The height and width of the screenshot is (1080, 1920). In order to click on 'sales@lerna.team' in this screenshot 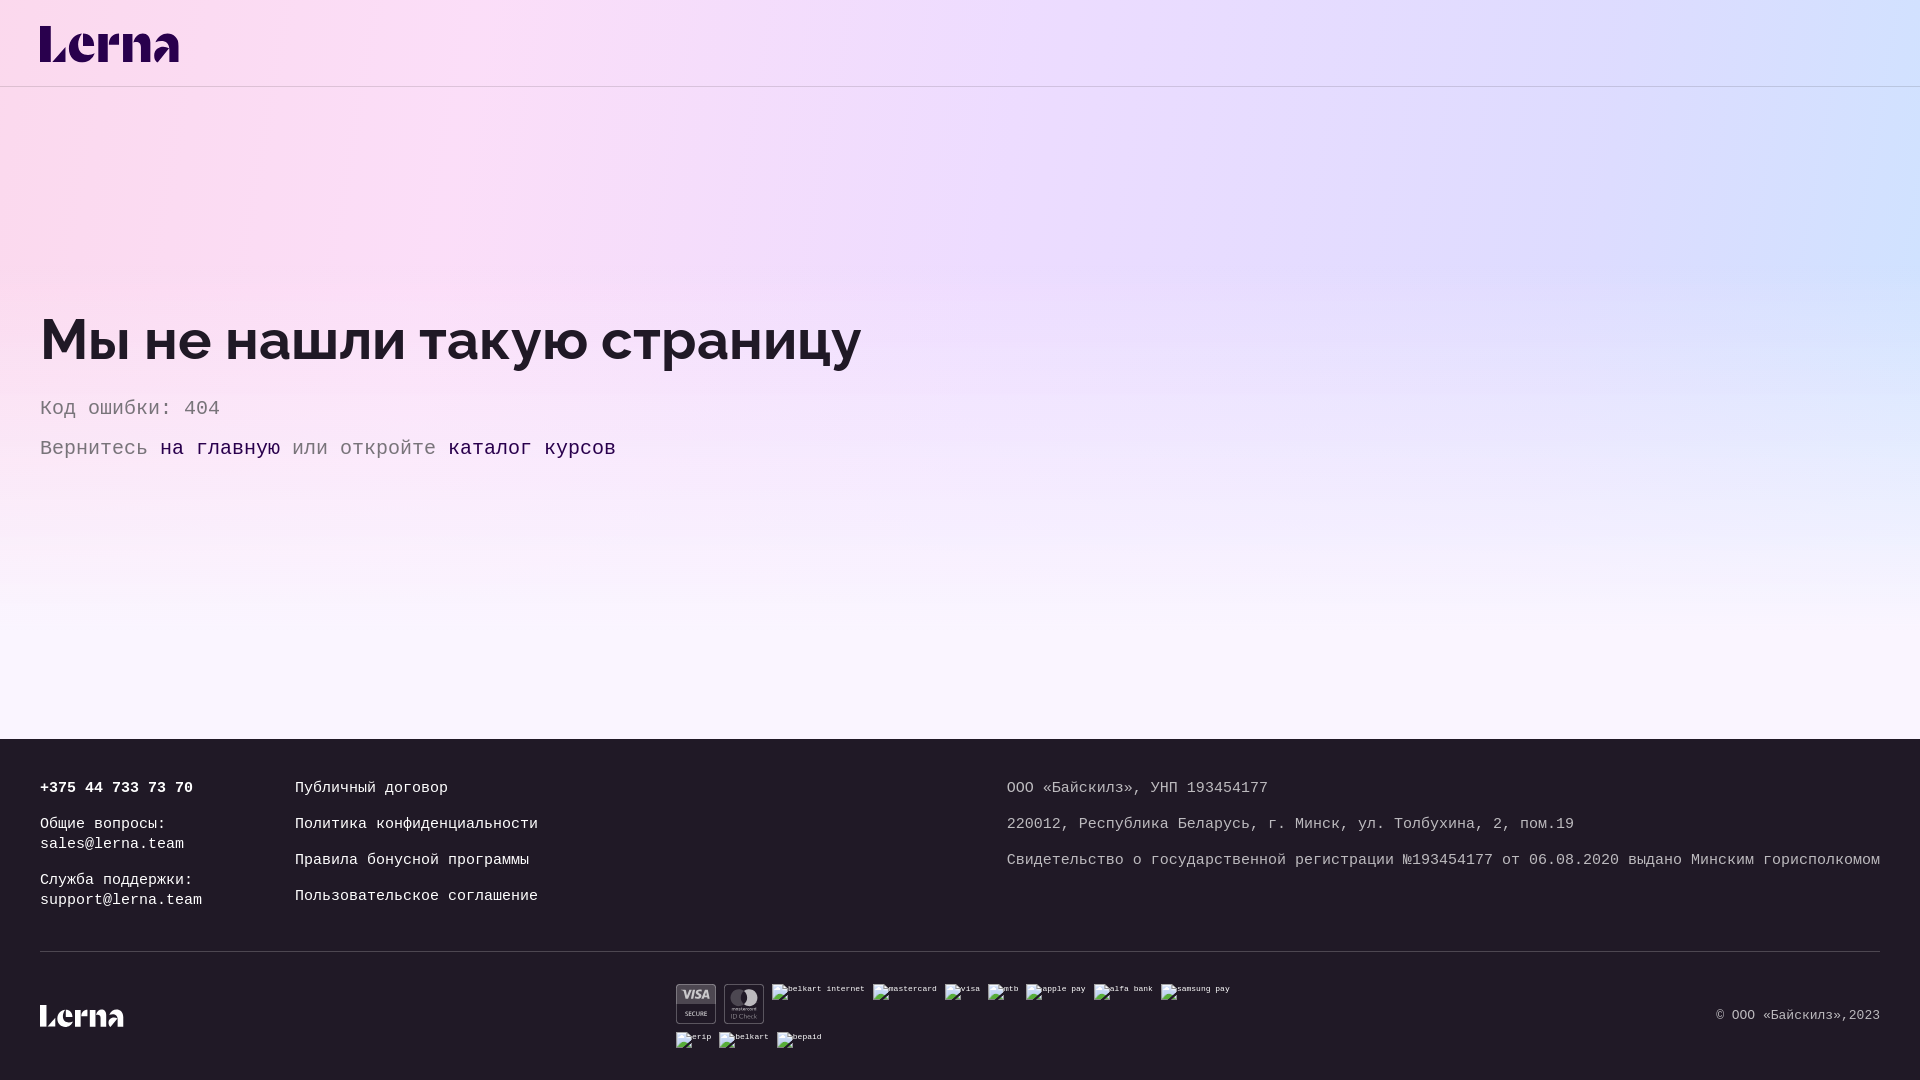, I will do `click(119, 844)`.